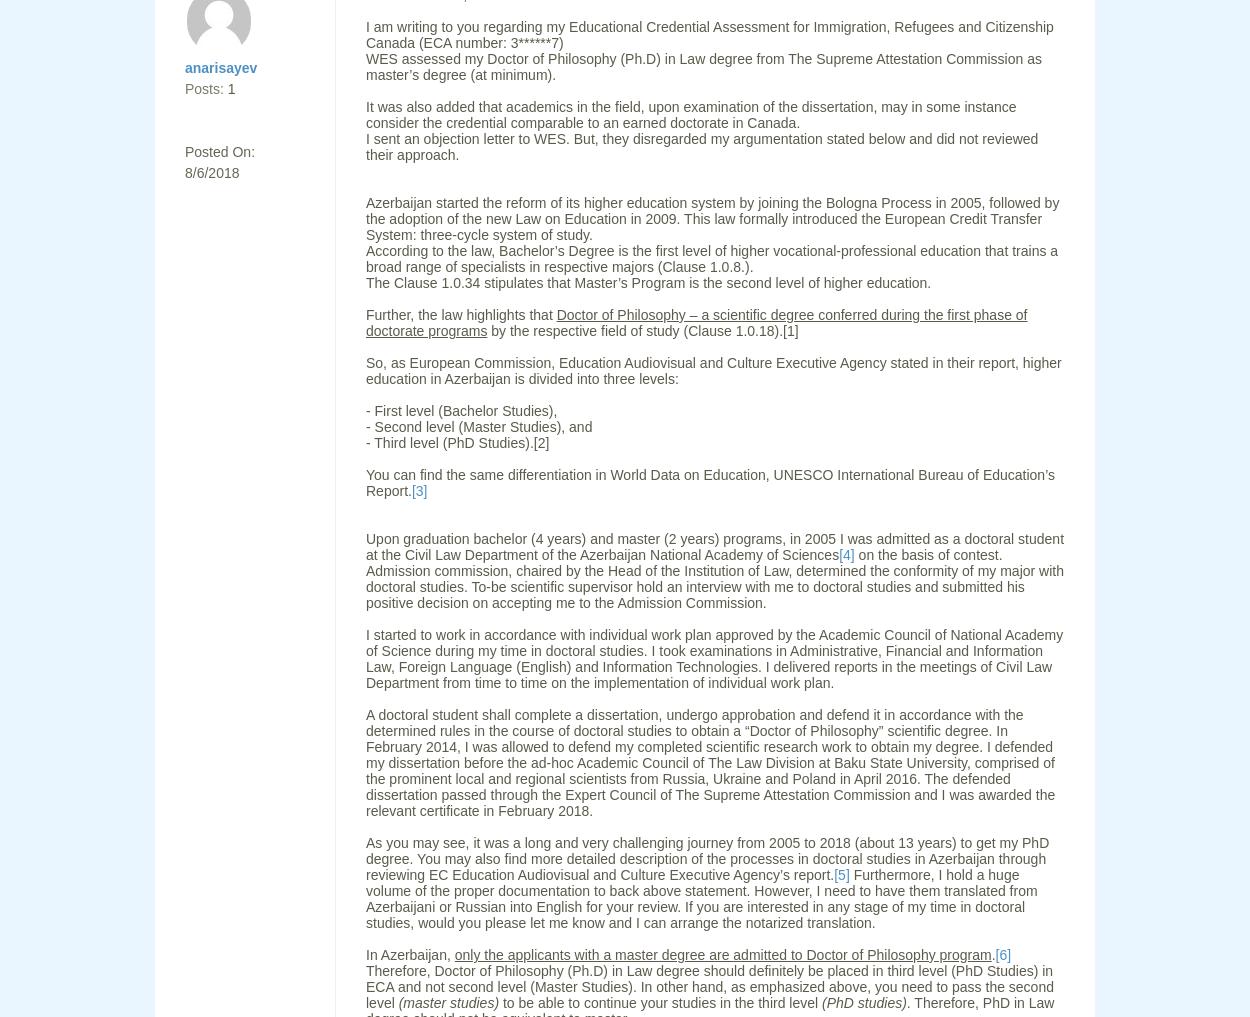 The width and height of the screenshot is (1250, 1017). Describe the element at coordinates (219, 161) in the screenshot. I see `'Posted On: 8/6/2018'` at that location.